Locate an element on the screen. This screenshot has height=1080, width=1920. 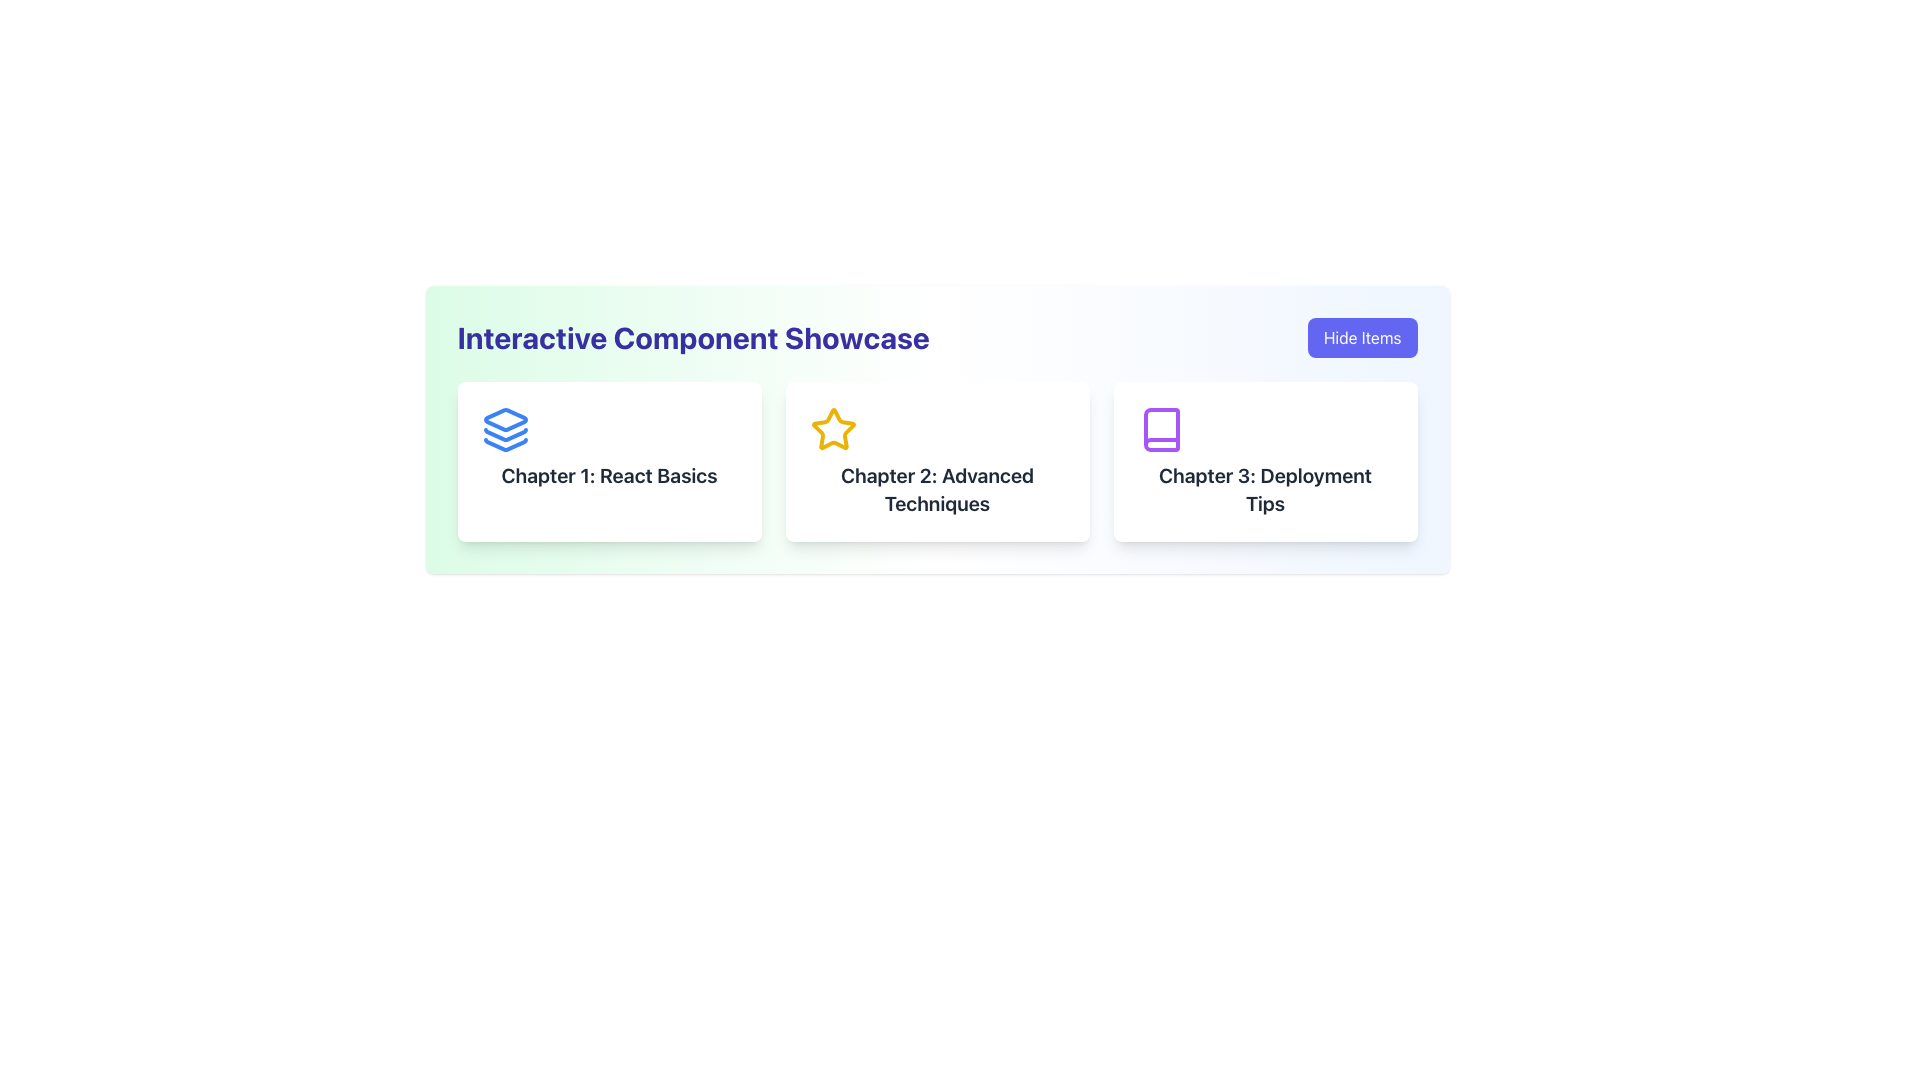
the 3D stack graphical element with a blue outline, located centrally within the first card above the text 'Chapter 1: React Basics', to interact with the card or icon is located at coordinates (505, 419).